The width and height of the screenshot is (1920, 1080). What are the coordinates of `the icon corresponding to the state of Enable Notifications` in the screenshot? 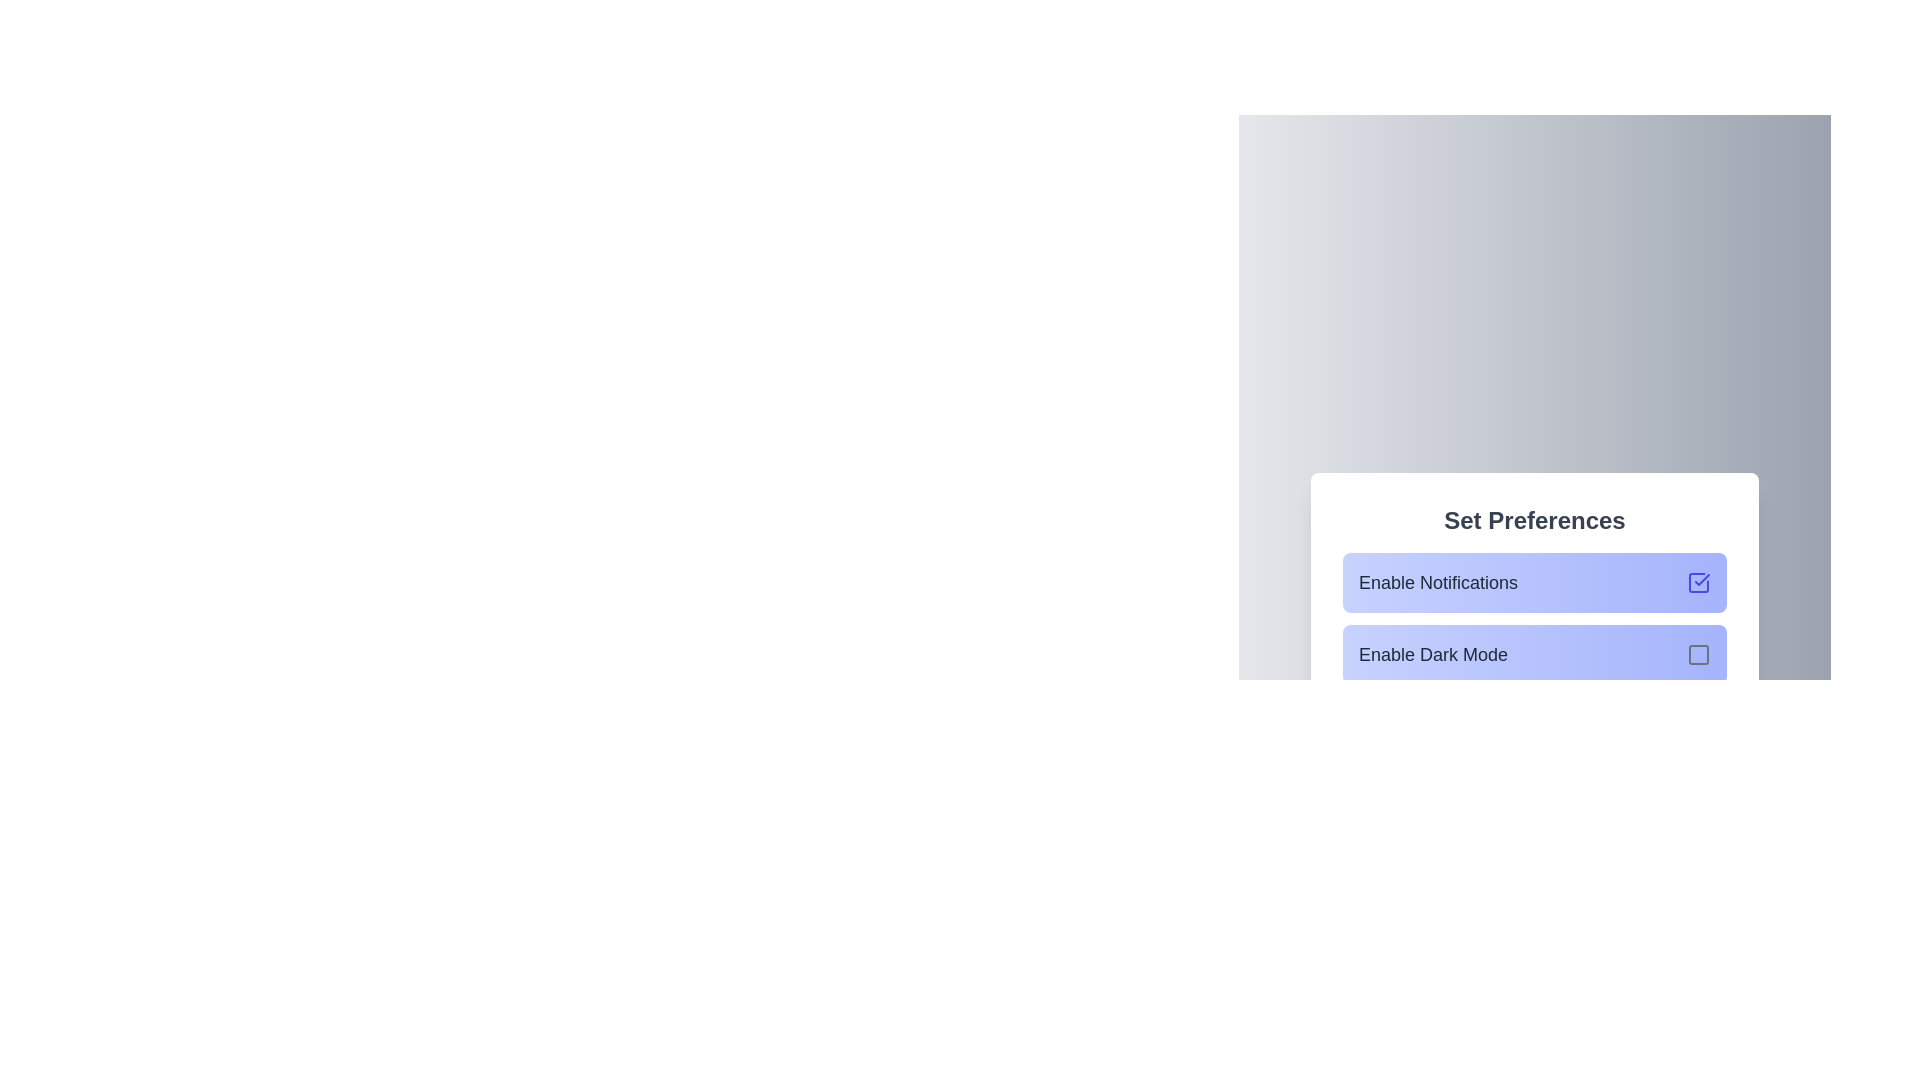 It's located at (1698, 582).